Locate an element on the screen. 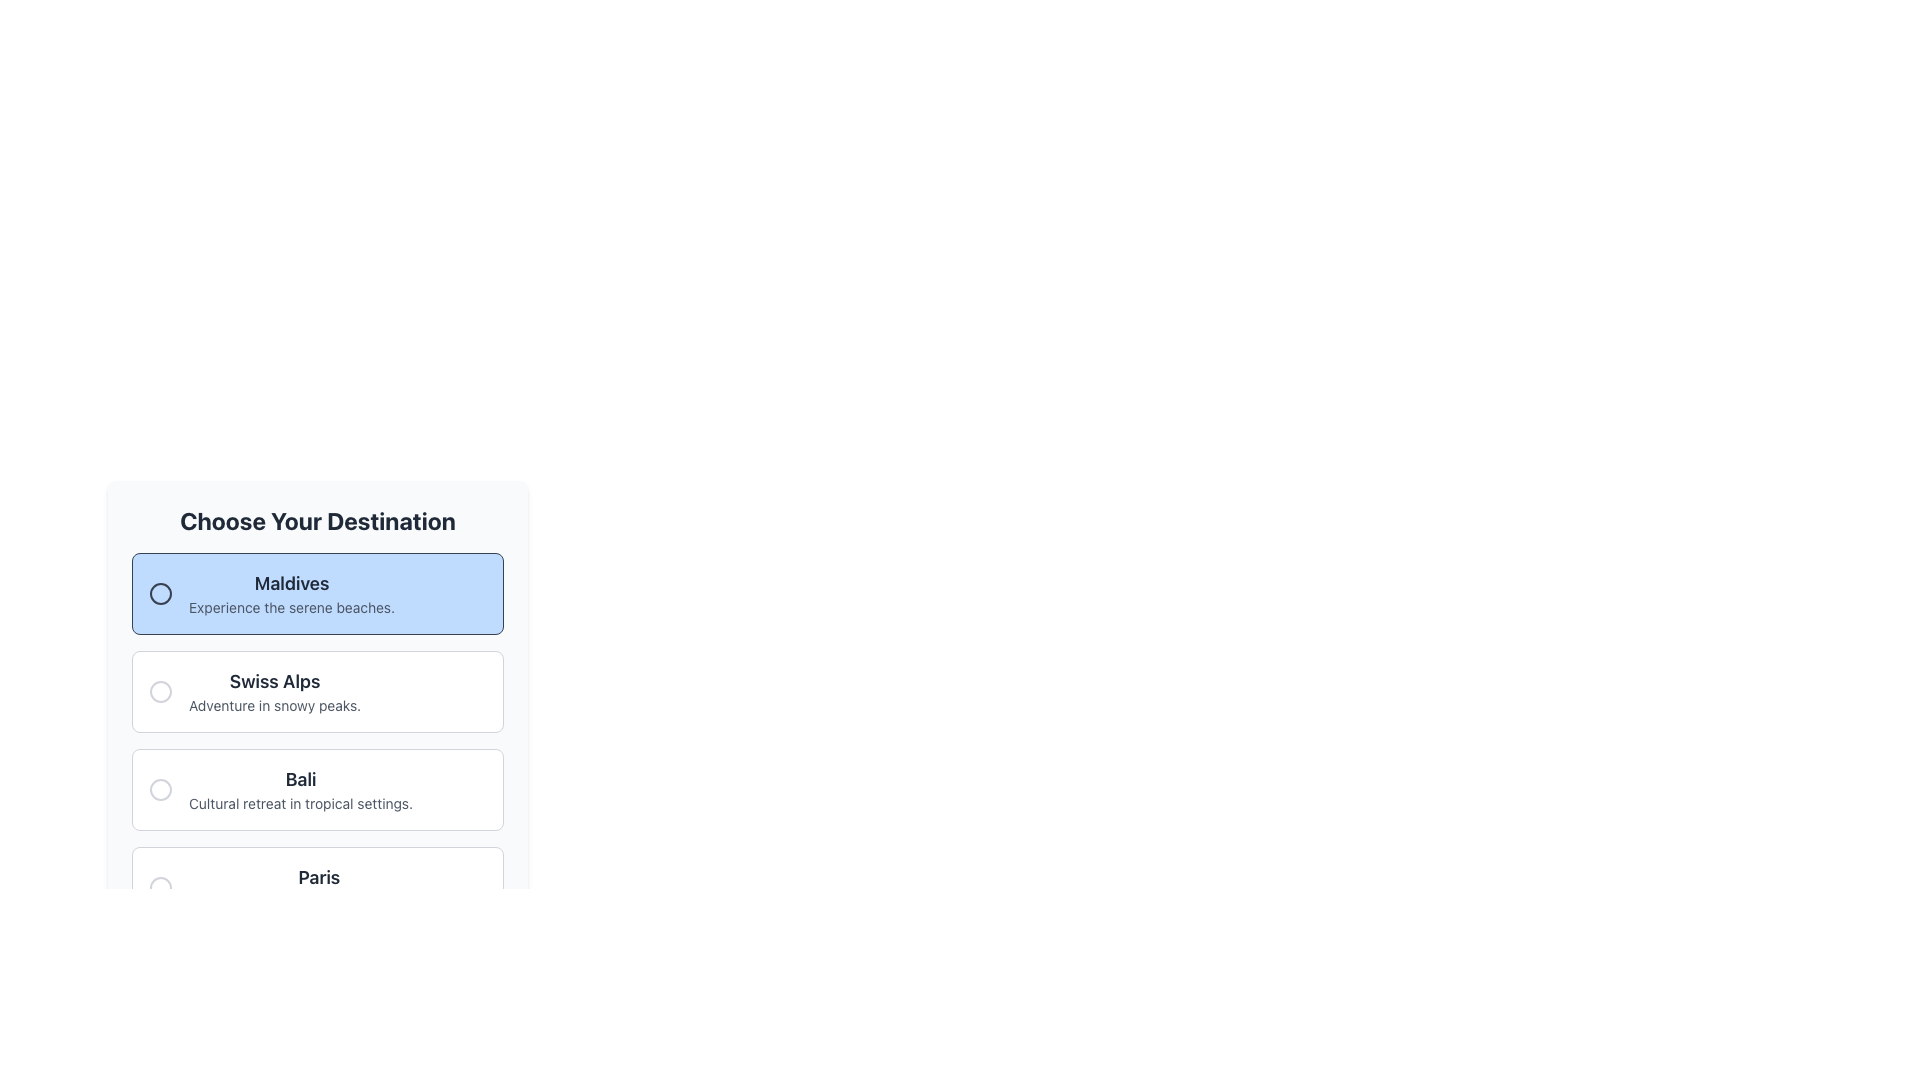 The image size is (1920, 1080). the radio button icon for the 'Swiss Alps' option is located at coordinates (161, 690).